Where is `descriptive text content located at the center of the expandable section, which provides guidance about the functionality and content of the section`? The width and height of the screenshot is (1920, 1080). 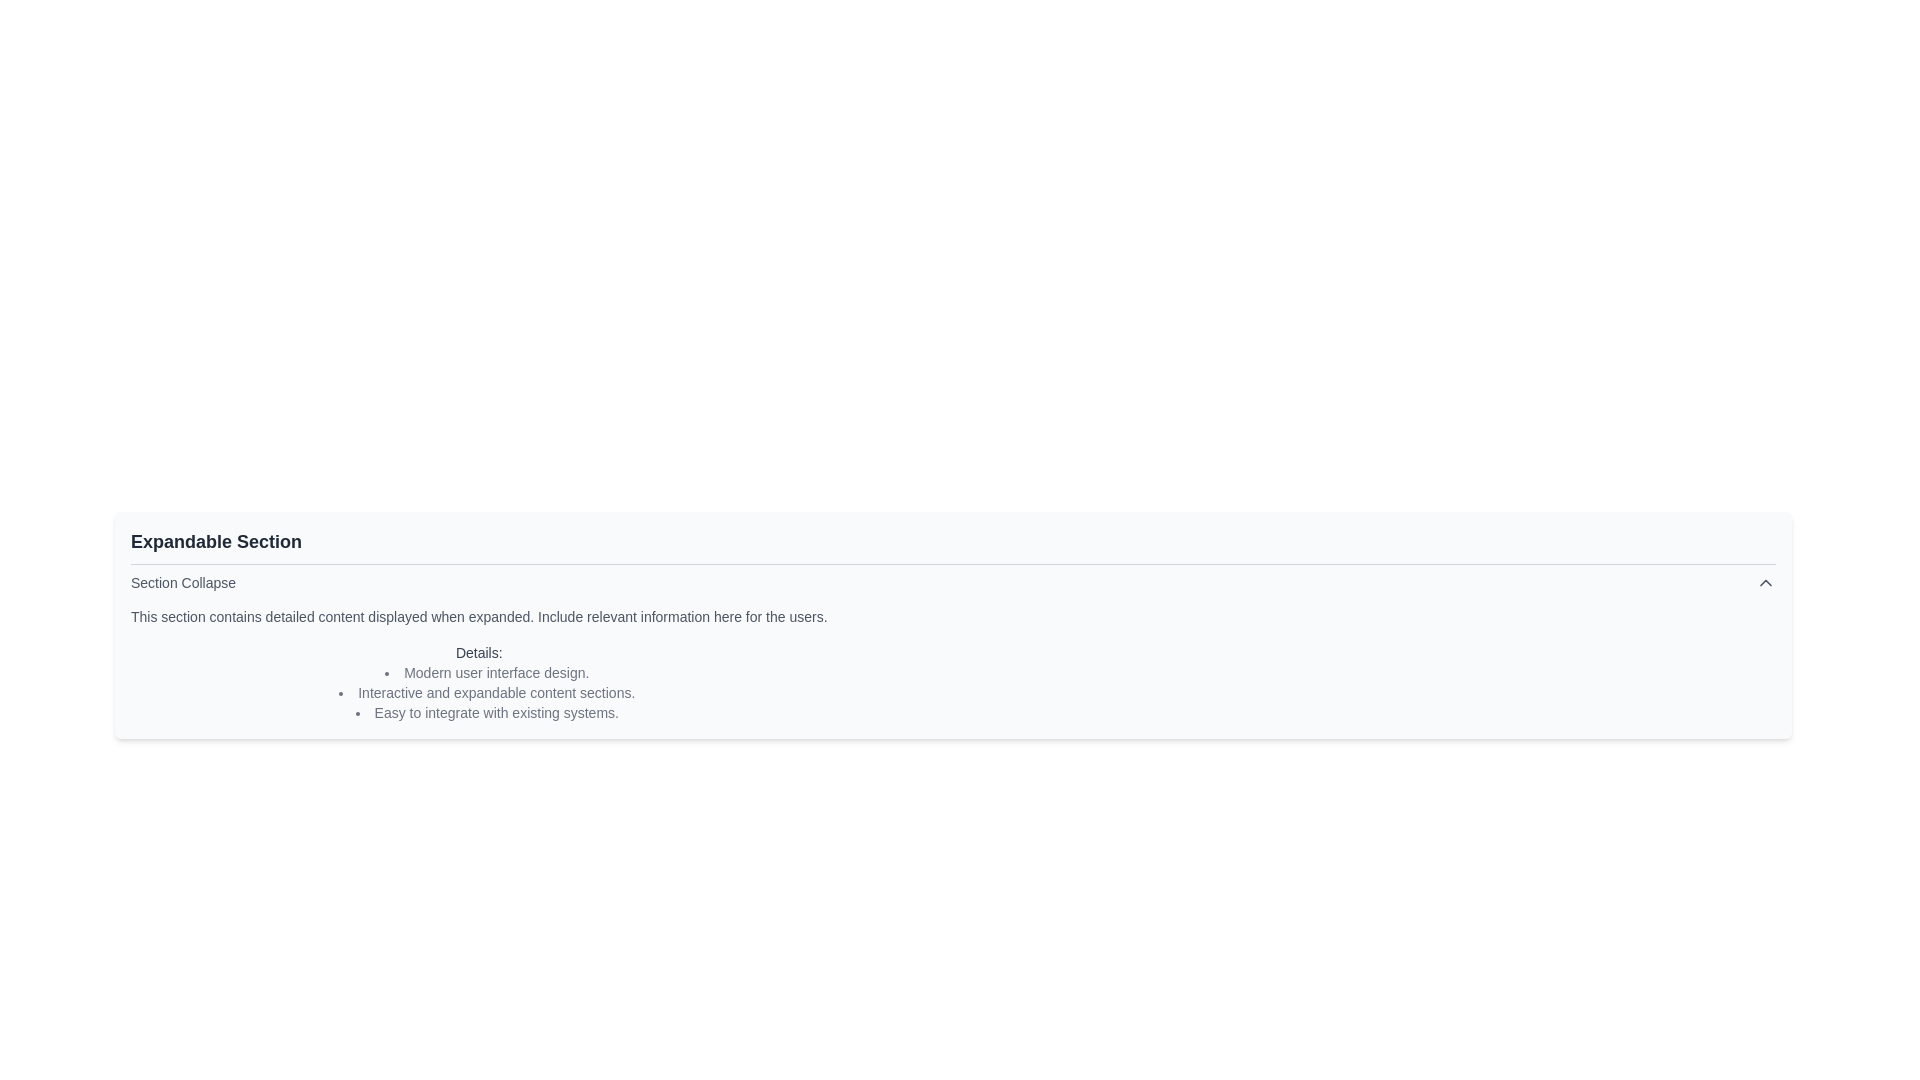 descriptive text content located at the center of the expandable section, which provides guidance about the functionality and content of the section is located at coordinates (478, 616).